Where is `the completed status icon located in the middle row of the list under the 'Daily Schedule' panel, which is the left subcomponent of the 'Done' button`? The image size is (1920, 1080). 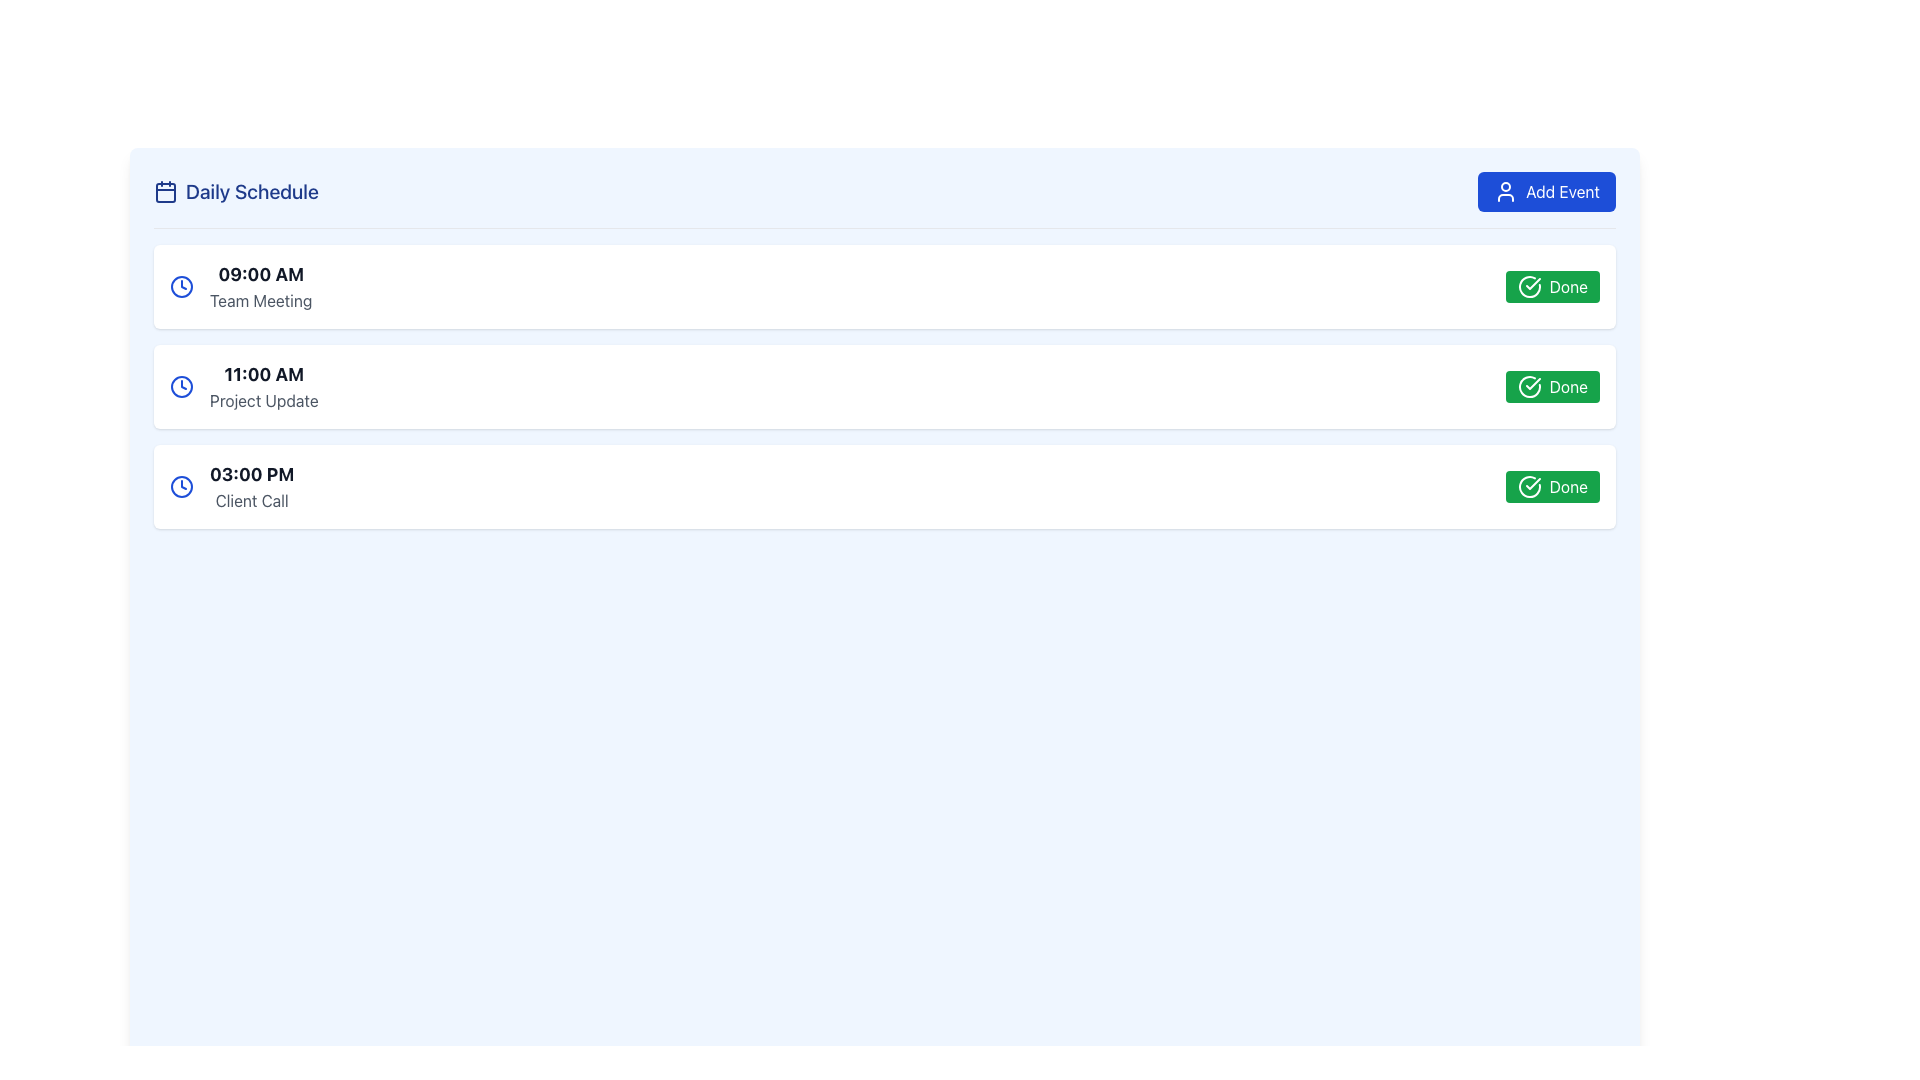
the completed status icon located in the middle row of the list under the 'Daily Schedule' panel, which is the left subcomponent of the 'Done' button is located at coordinates (1528, 386).